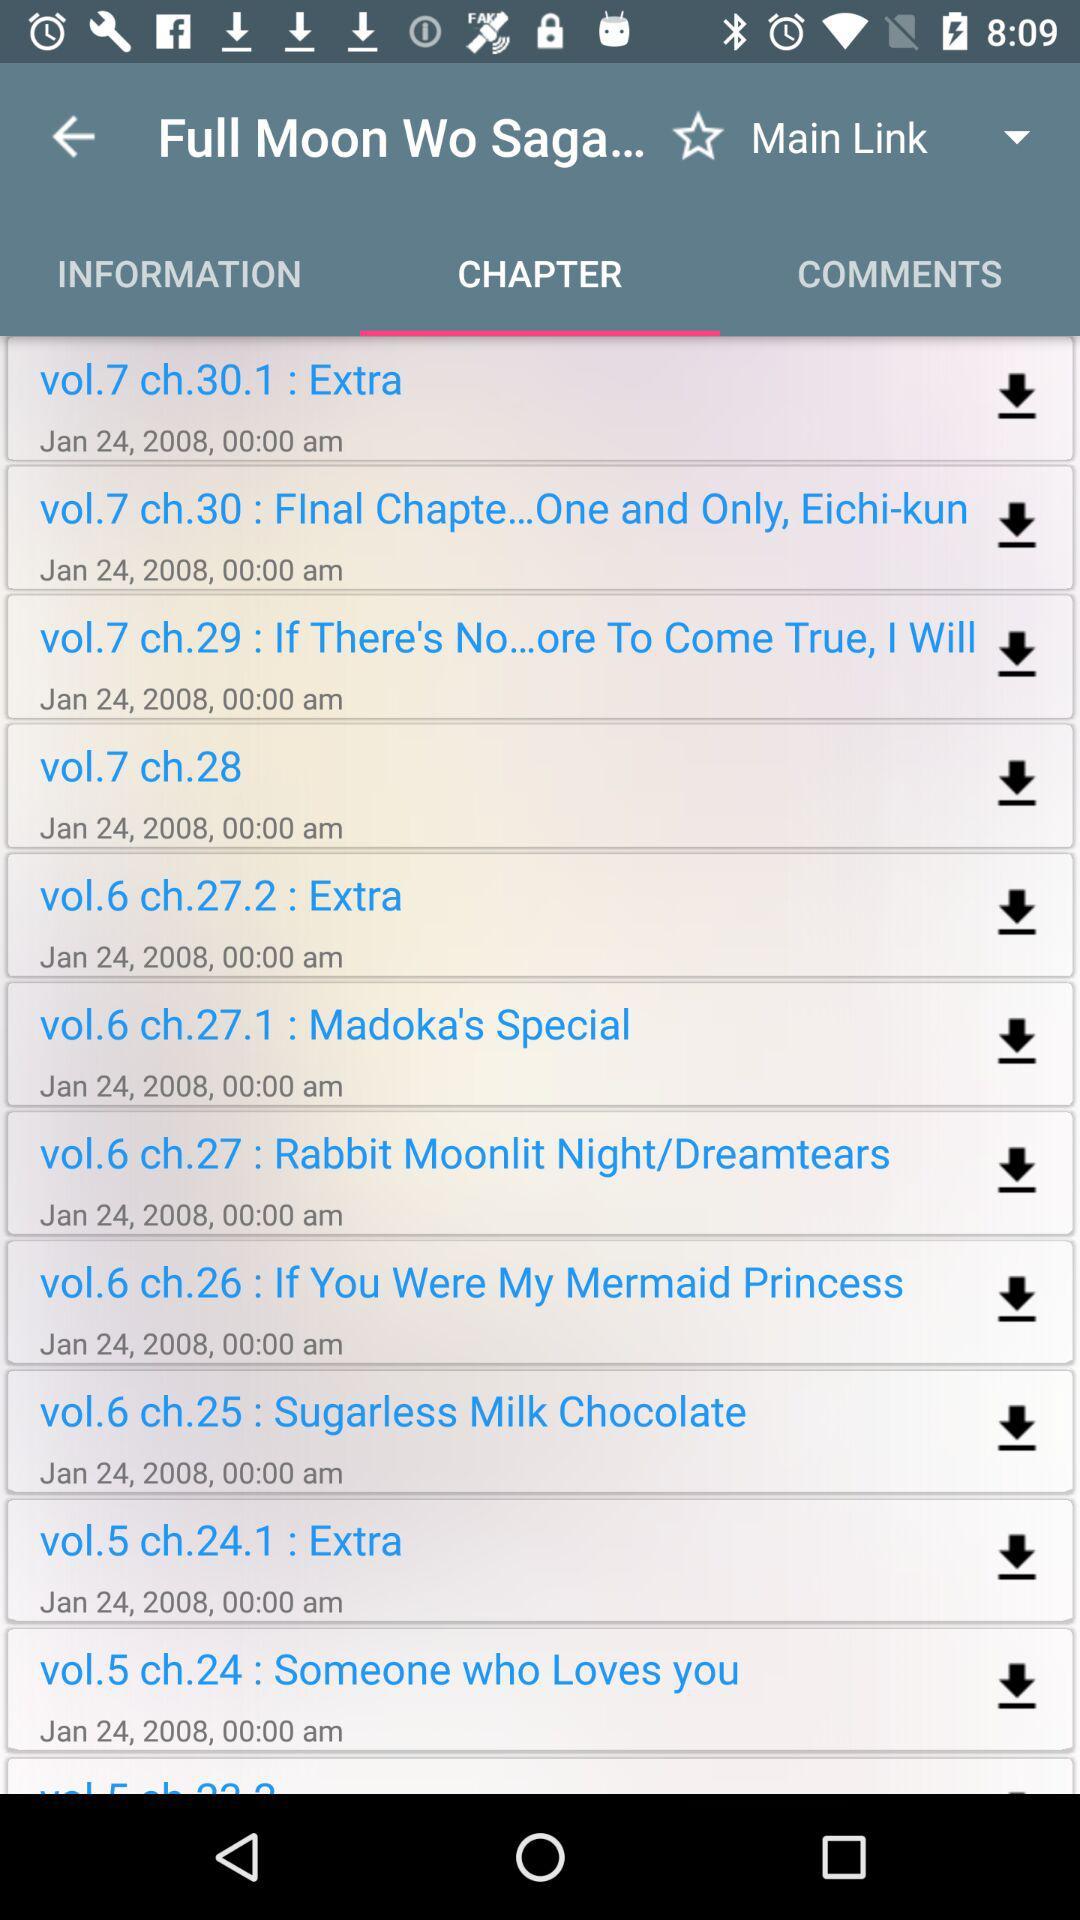 Image resolution: width=1080 pixels, height=1920 pixels. I want to click on download selected, so click(1017, 397).